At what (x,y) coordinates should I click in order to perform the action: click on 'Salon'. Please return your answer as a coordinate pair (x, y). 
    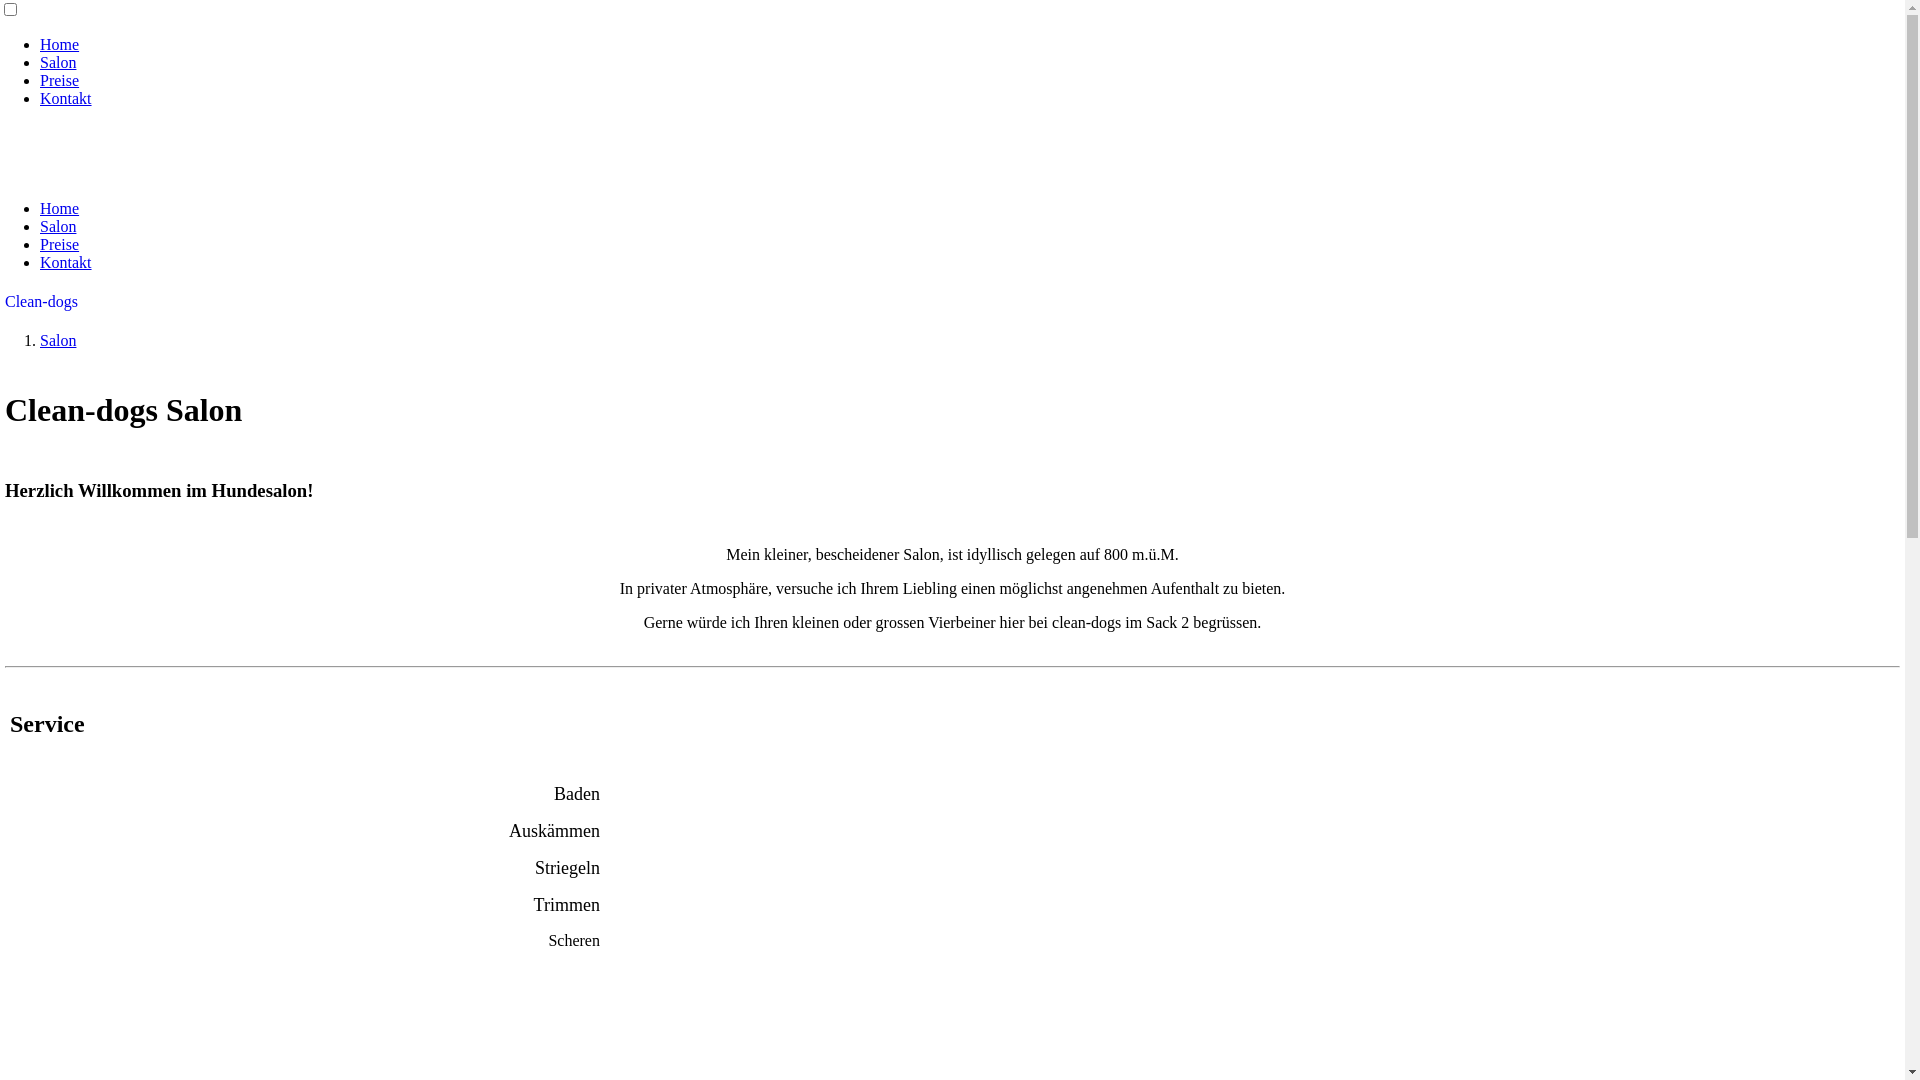
    Looking at the image, I should click on (39, 225).